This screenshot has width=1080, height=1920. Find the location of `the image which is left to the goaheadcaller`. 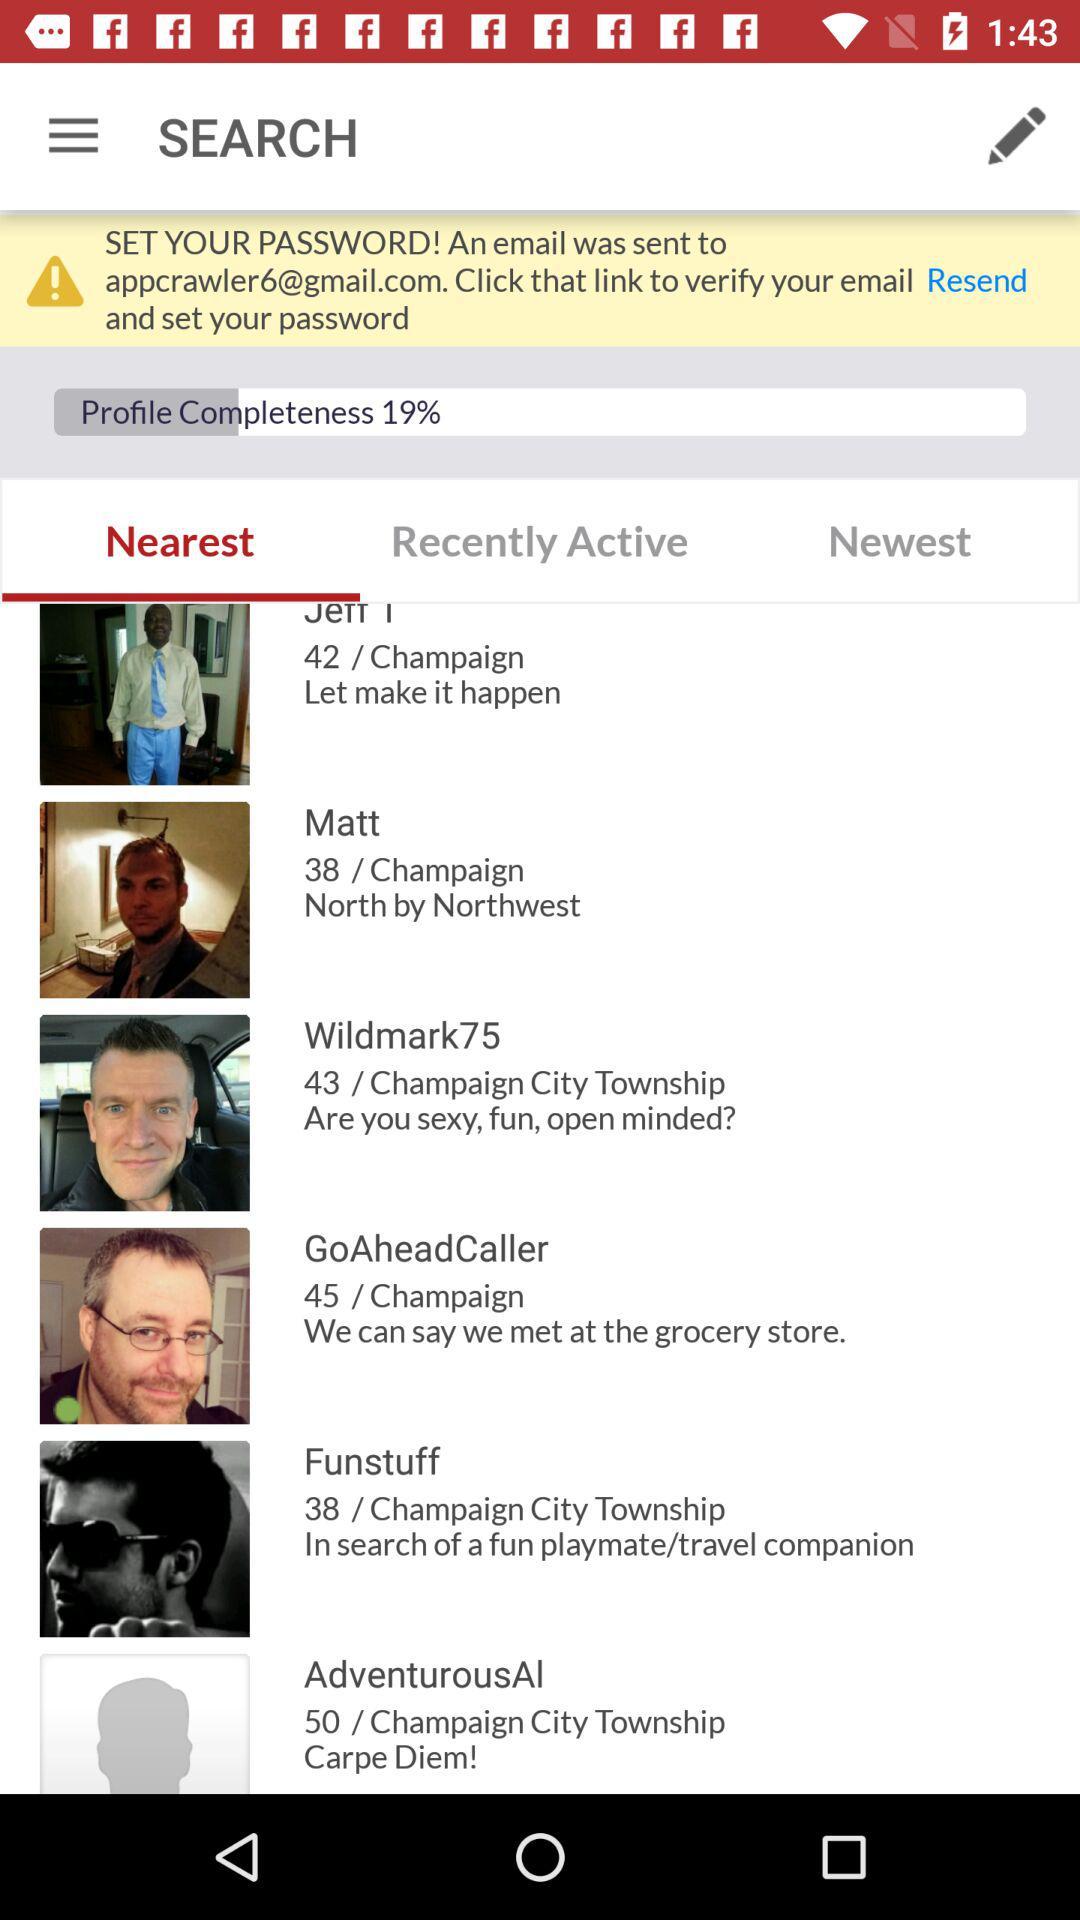

the image which is left to the goaheadcaller is located at coordinates (144, 1325).